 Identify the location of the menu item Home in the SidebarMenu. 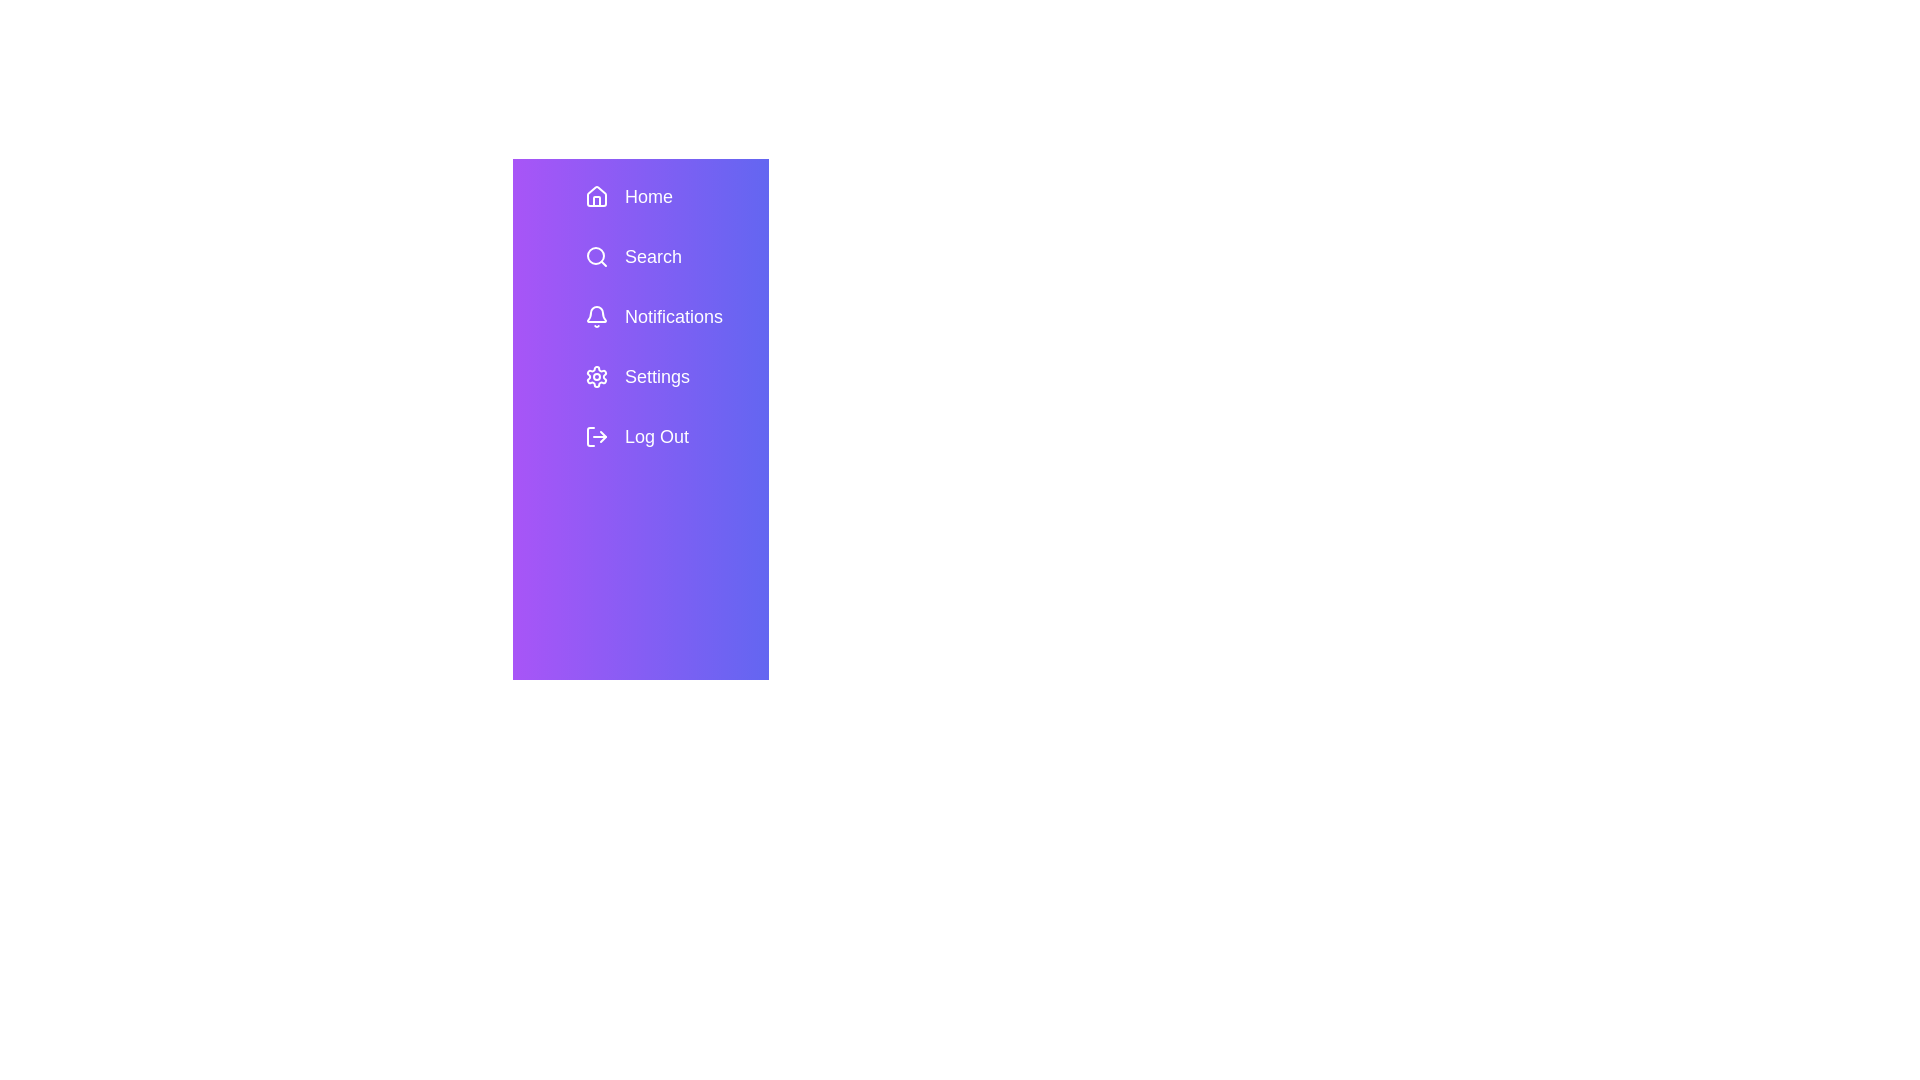
(668, 196).